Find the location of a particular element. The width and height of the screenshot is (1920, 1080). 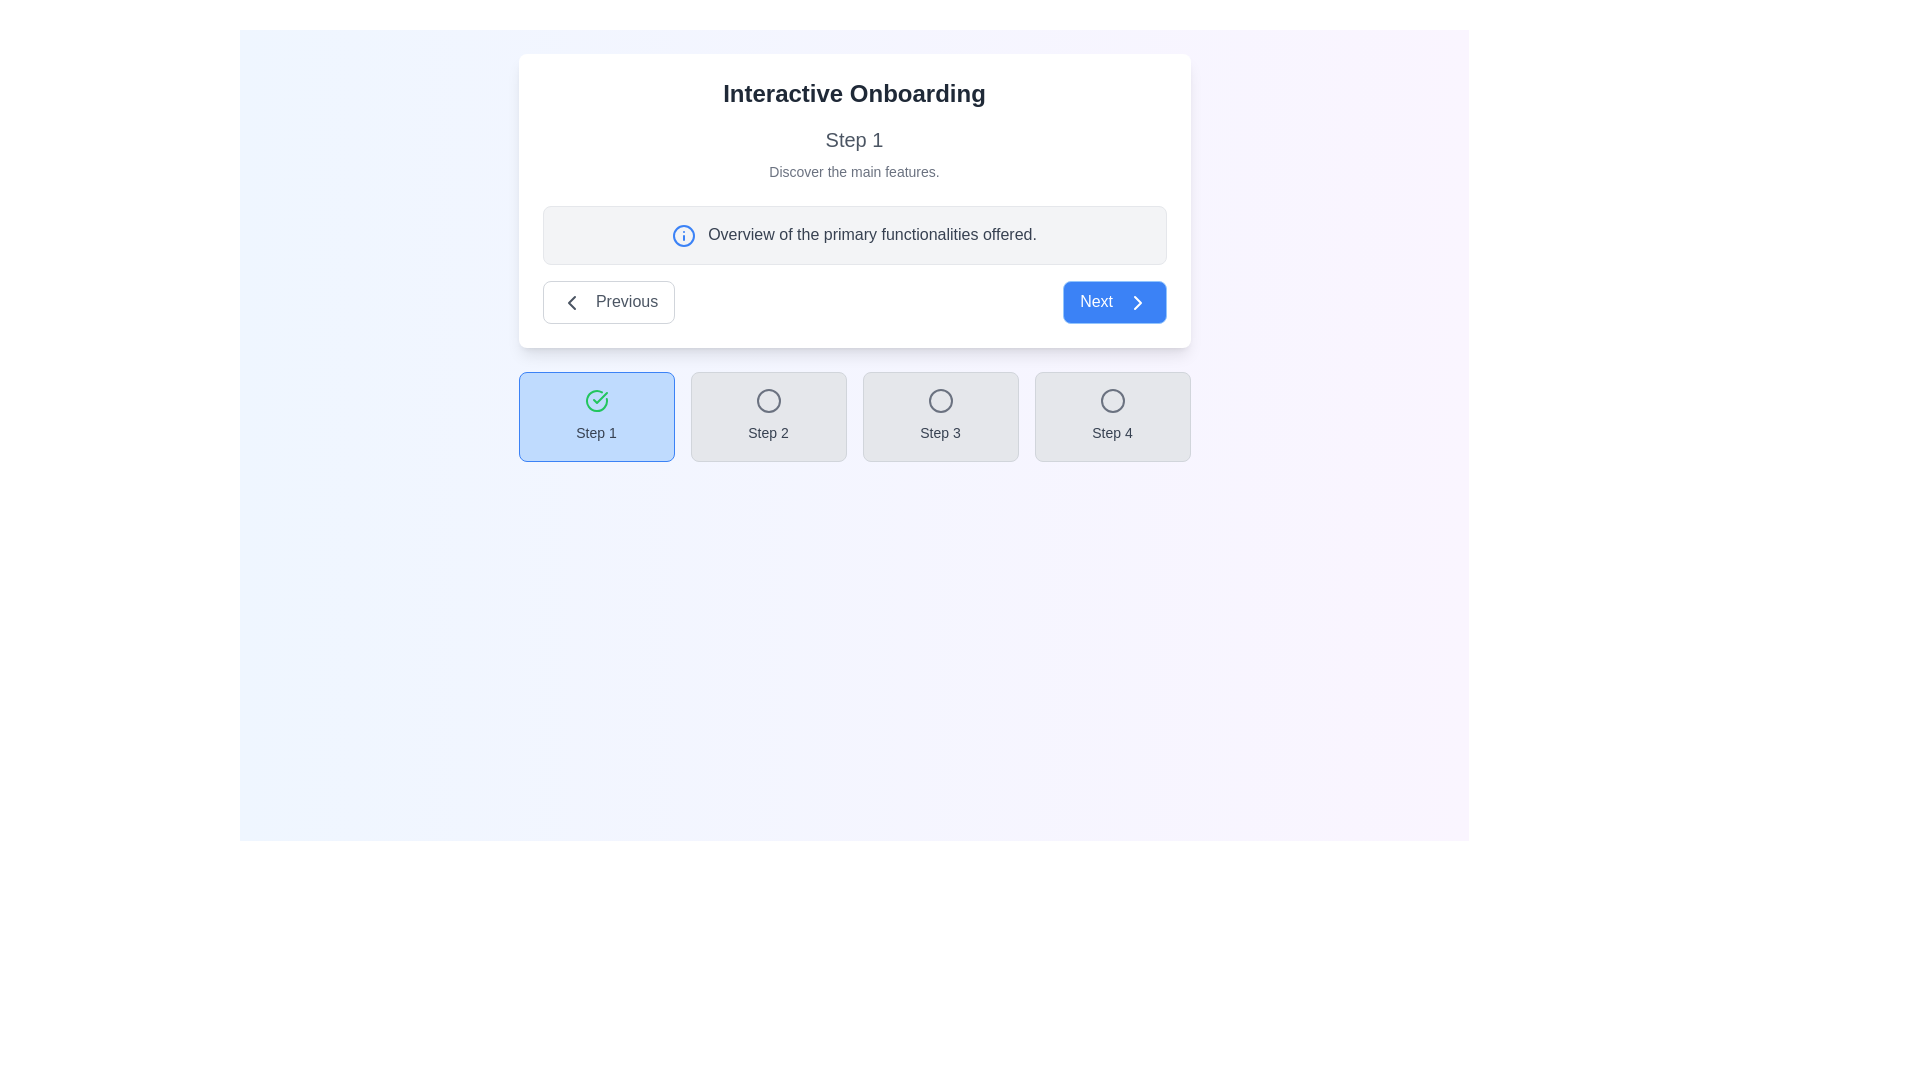

properties of the circular icon that indicates the completion or active selection of 'Step 1' in the onboarding process, located at the bottom center of the interface is located at coordinates (595, 400).